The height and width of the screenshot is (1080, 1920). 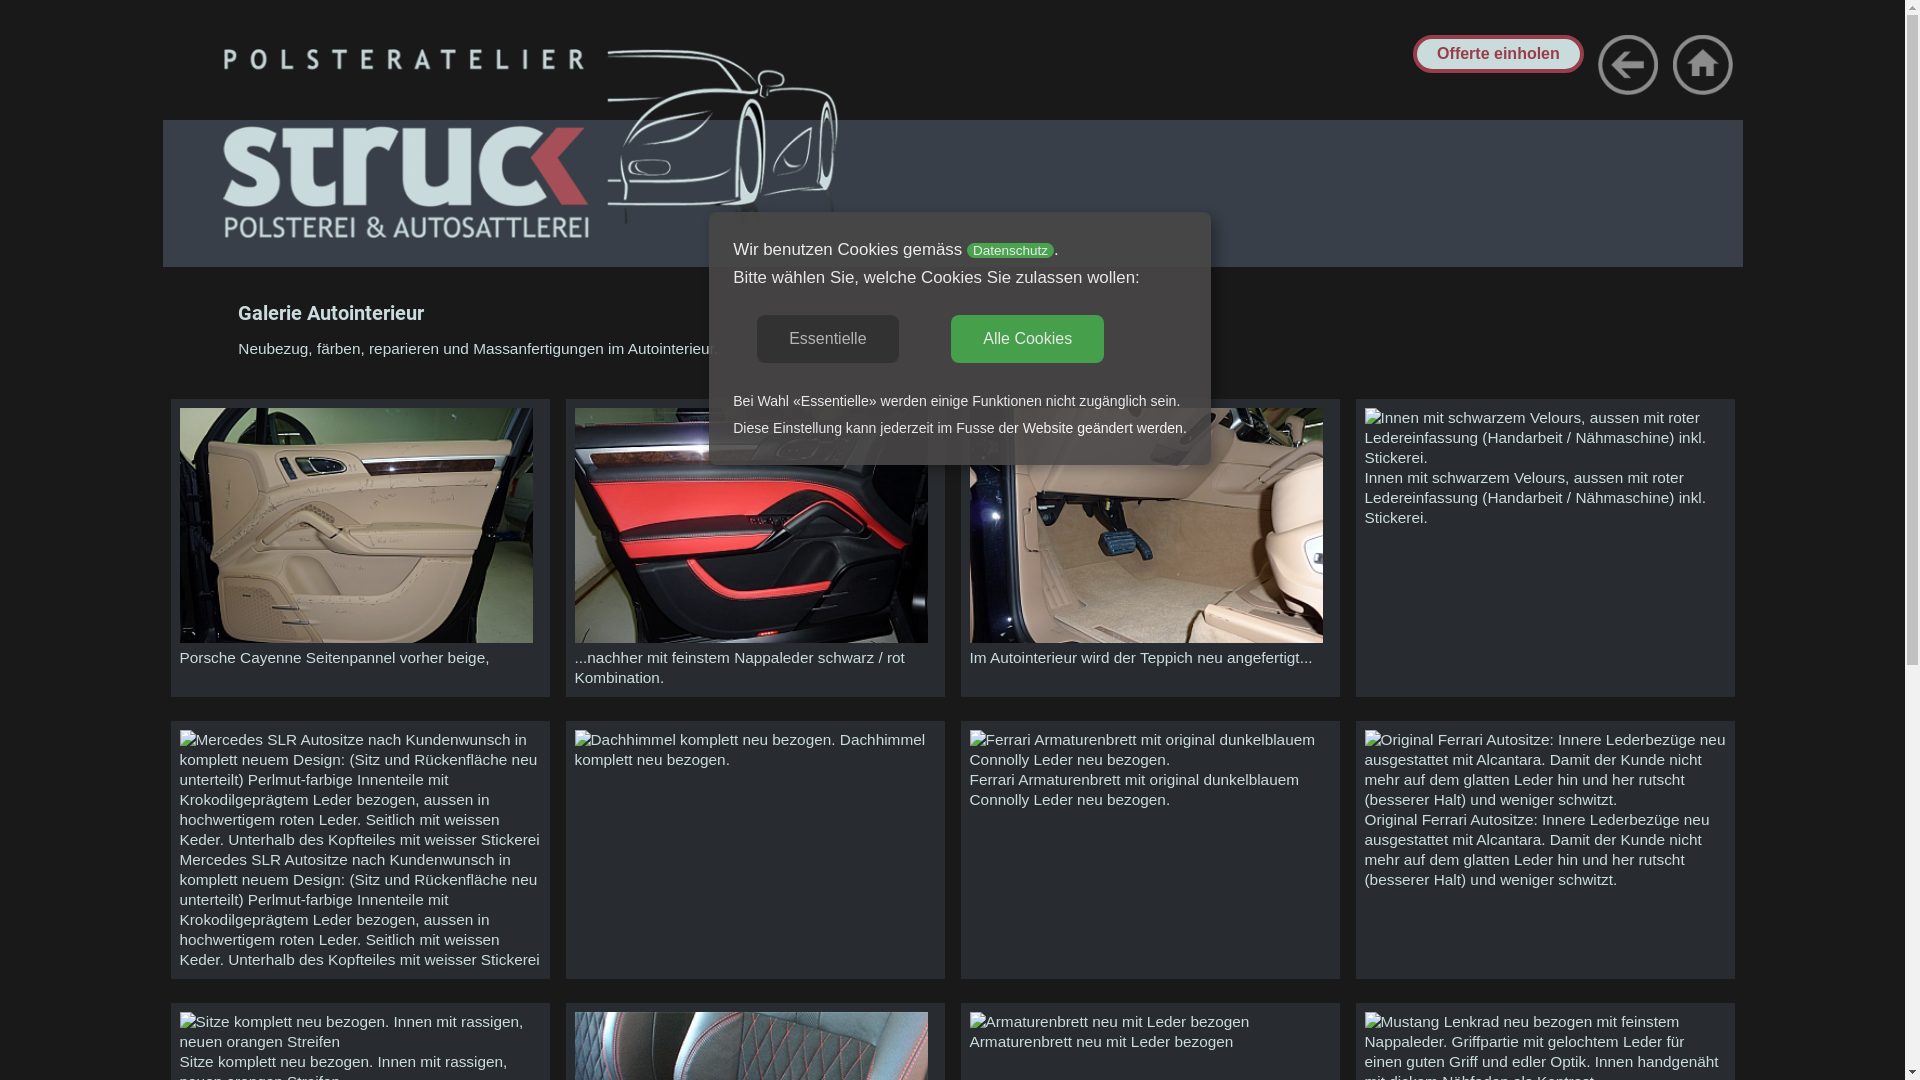 What do you see at coordinates (969, 1022) in the screenshot?
I see `'Armaturenbrett neu mit Leder bezogen'` at bounding box center [969, 1022].